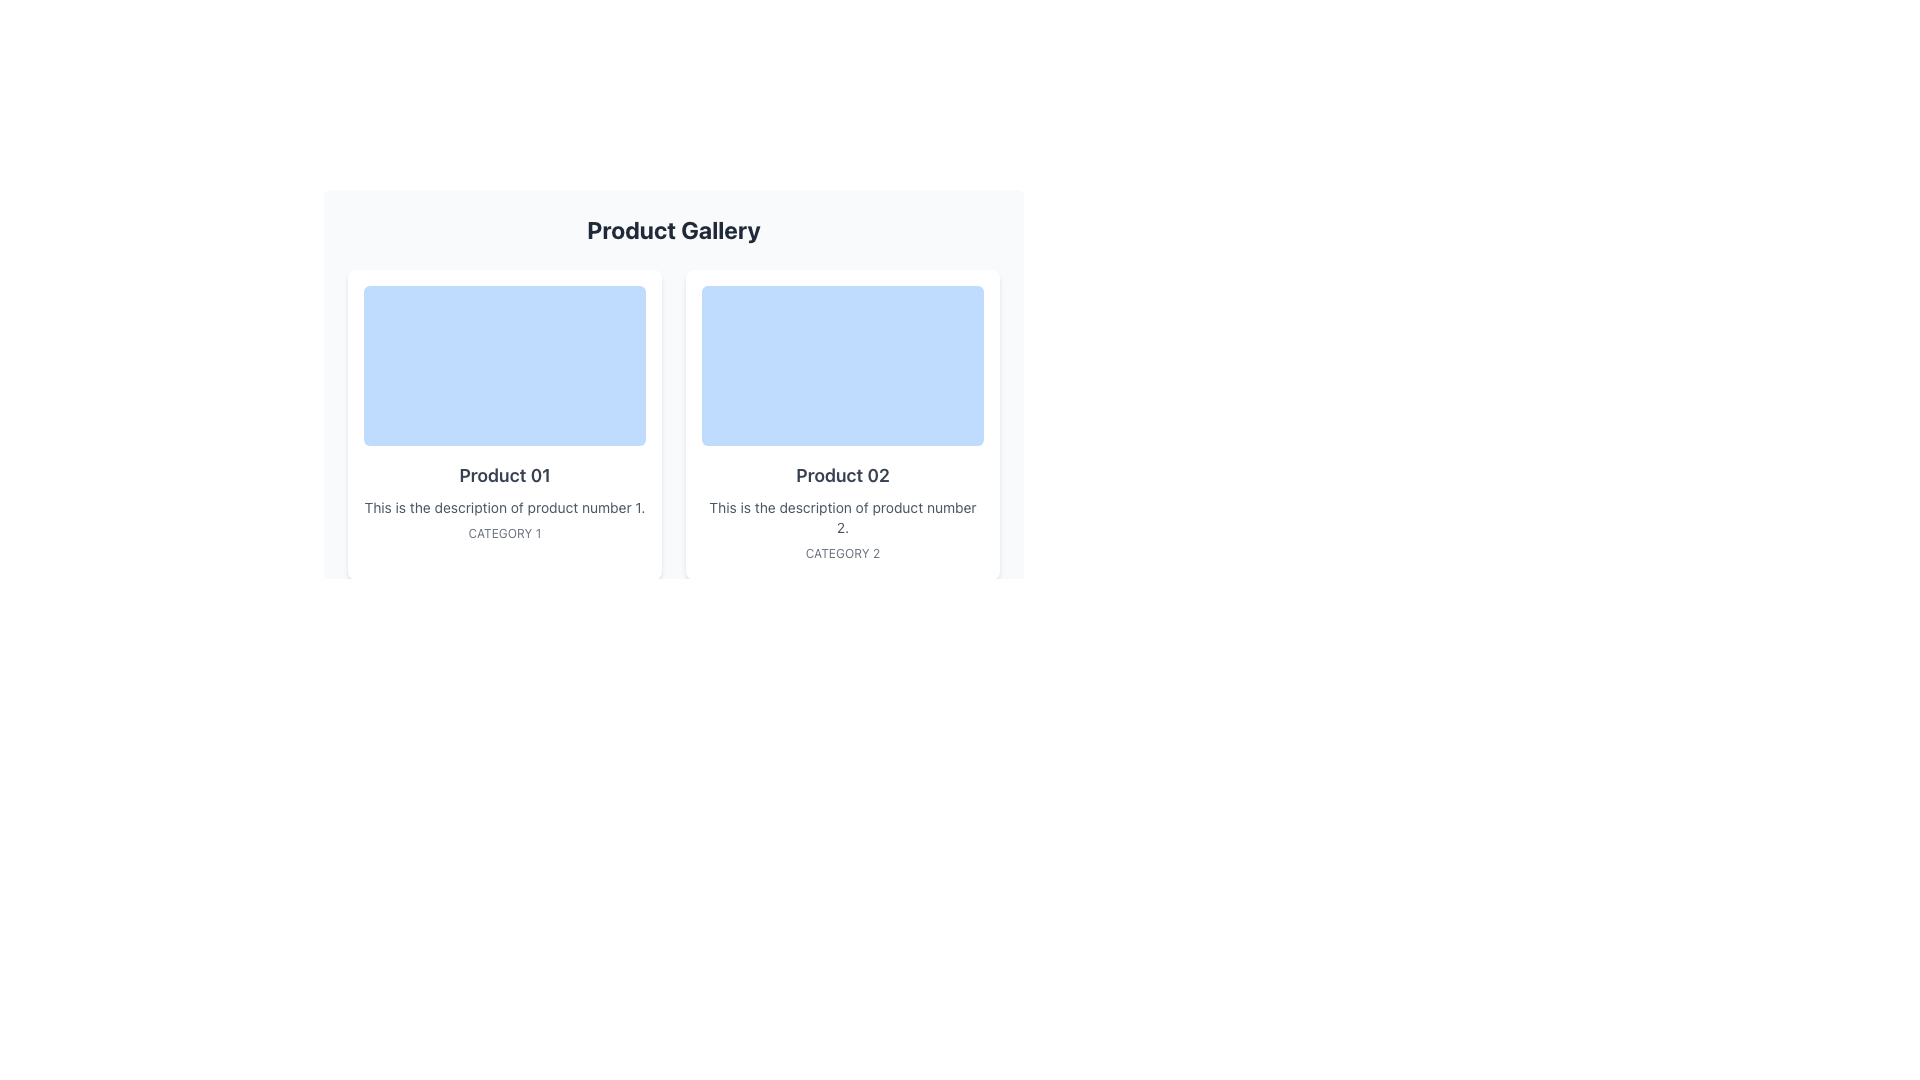 Image resolution: width=1920 pixels, height=1080 pixels. What do you see at coordinates (843, 366) in the screenshot?
I see `the visual placeholder or representation panel for 'Product 02', which is located at the top section of the card, directly above the title and description` at bounding box center [843, 366].